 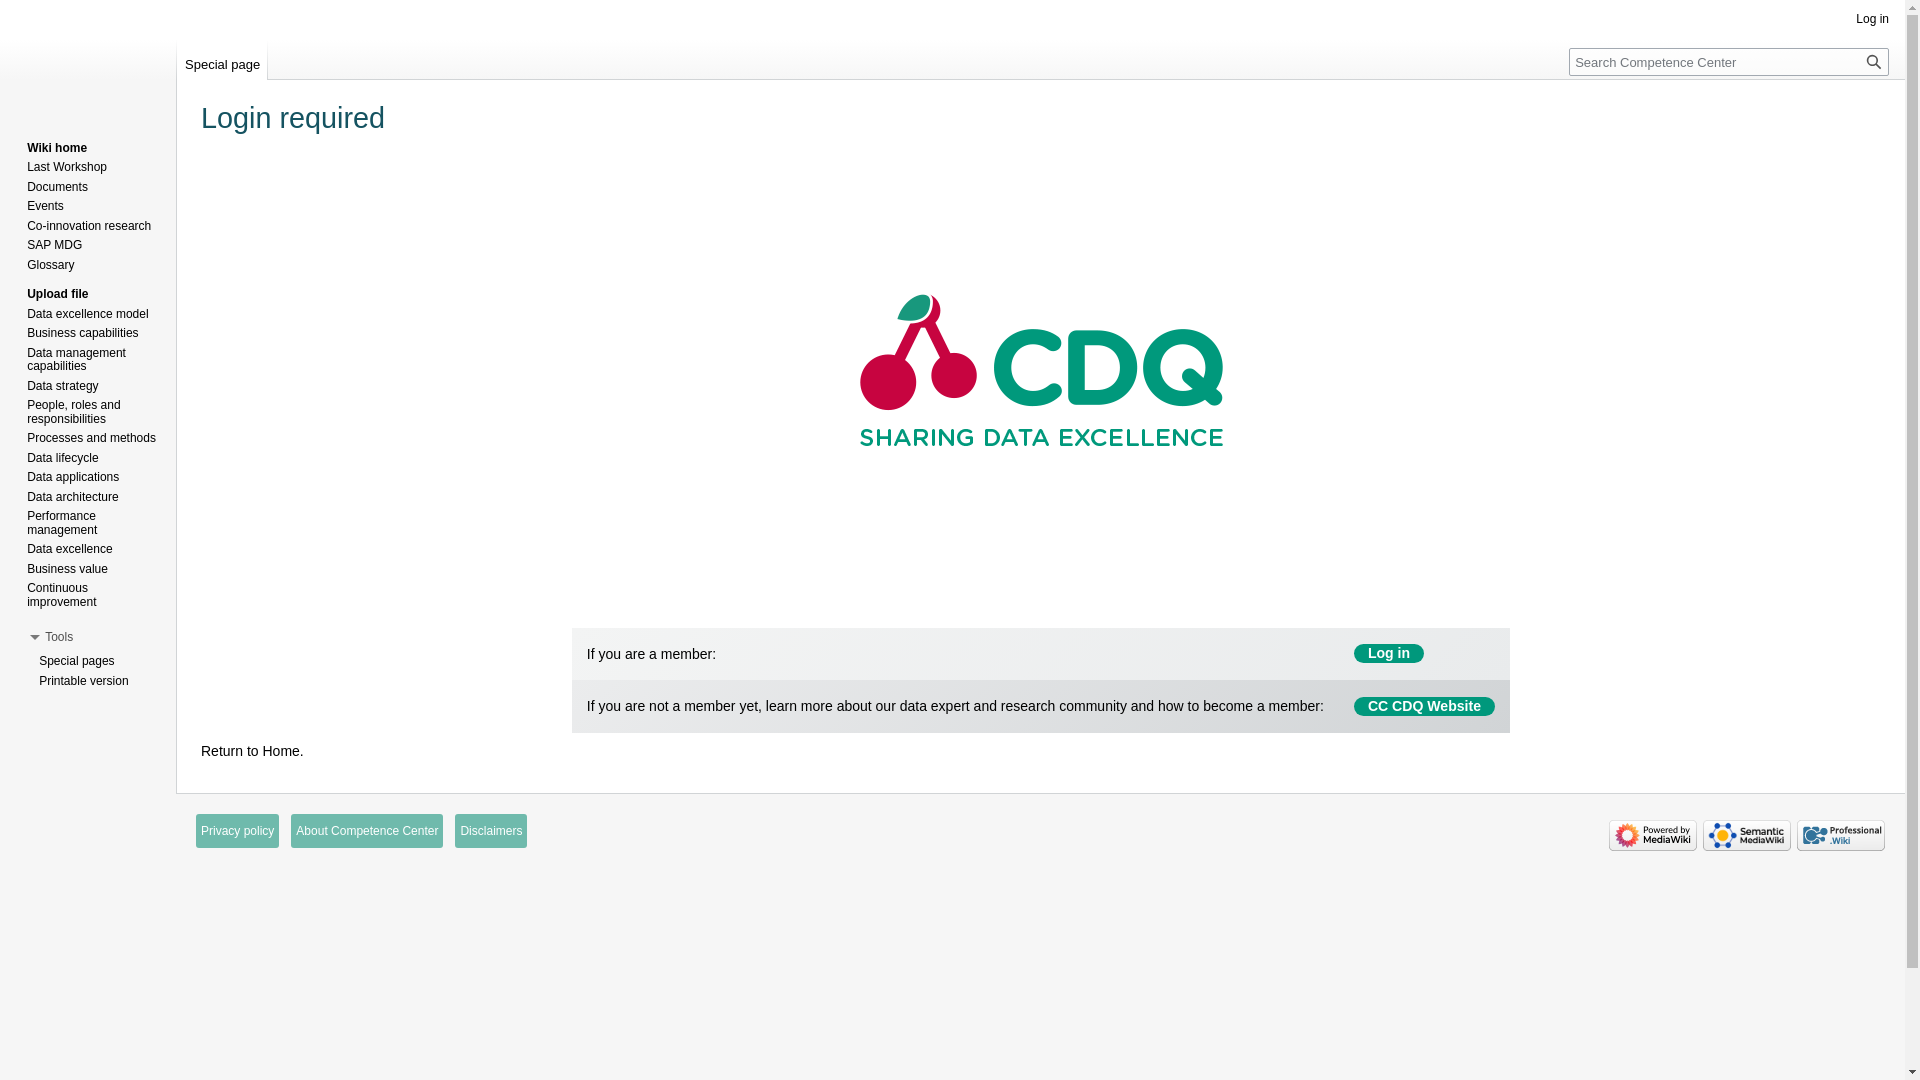 What do you see at coordinates (81, 331) in the screenshot?
I see `'Business capabilities'` at bounding box center [81, 331].